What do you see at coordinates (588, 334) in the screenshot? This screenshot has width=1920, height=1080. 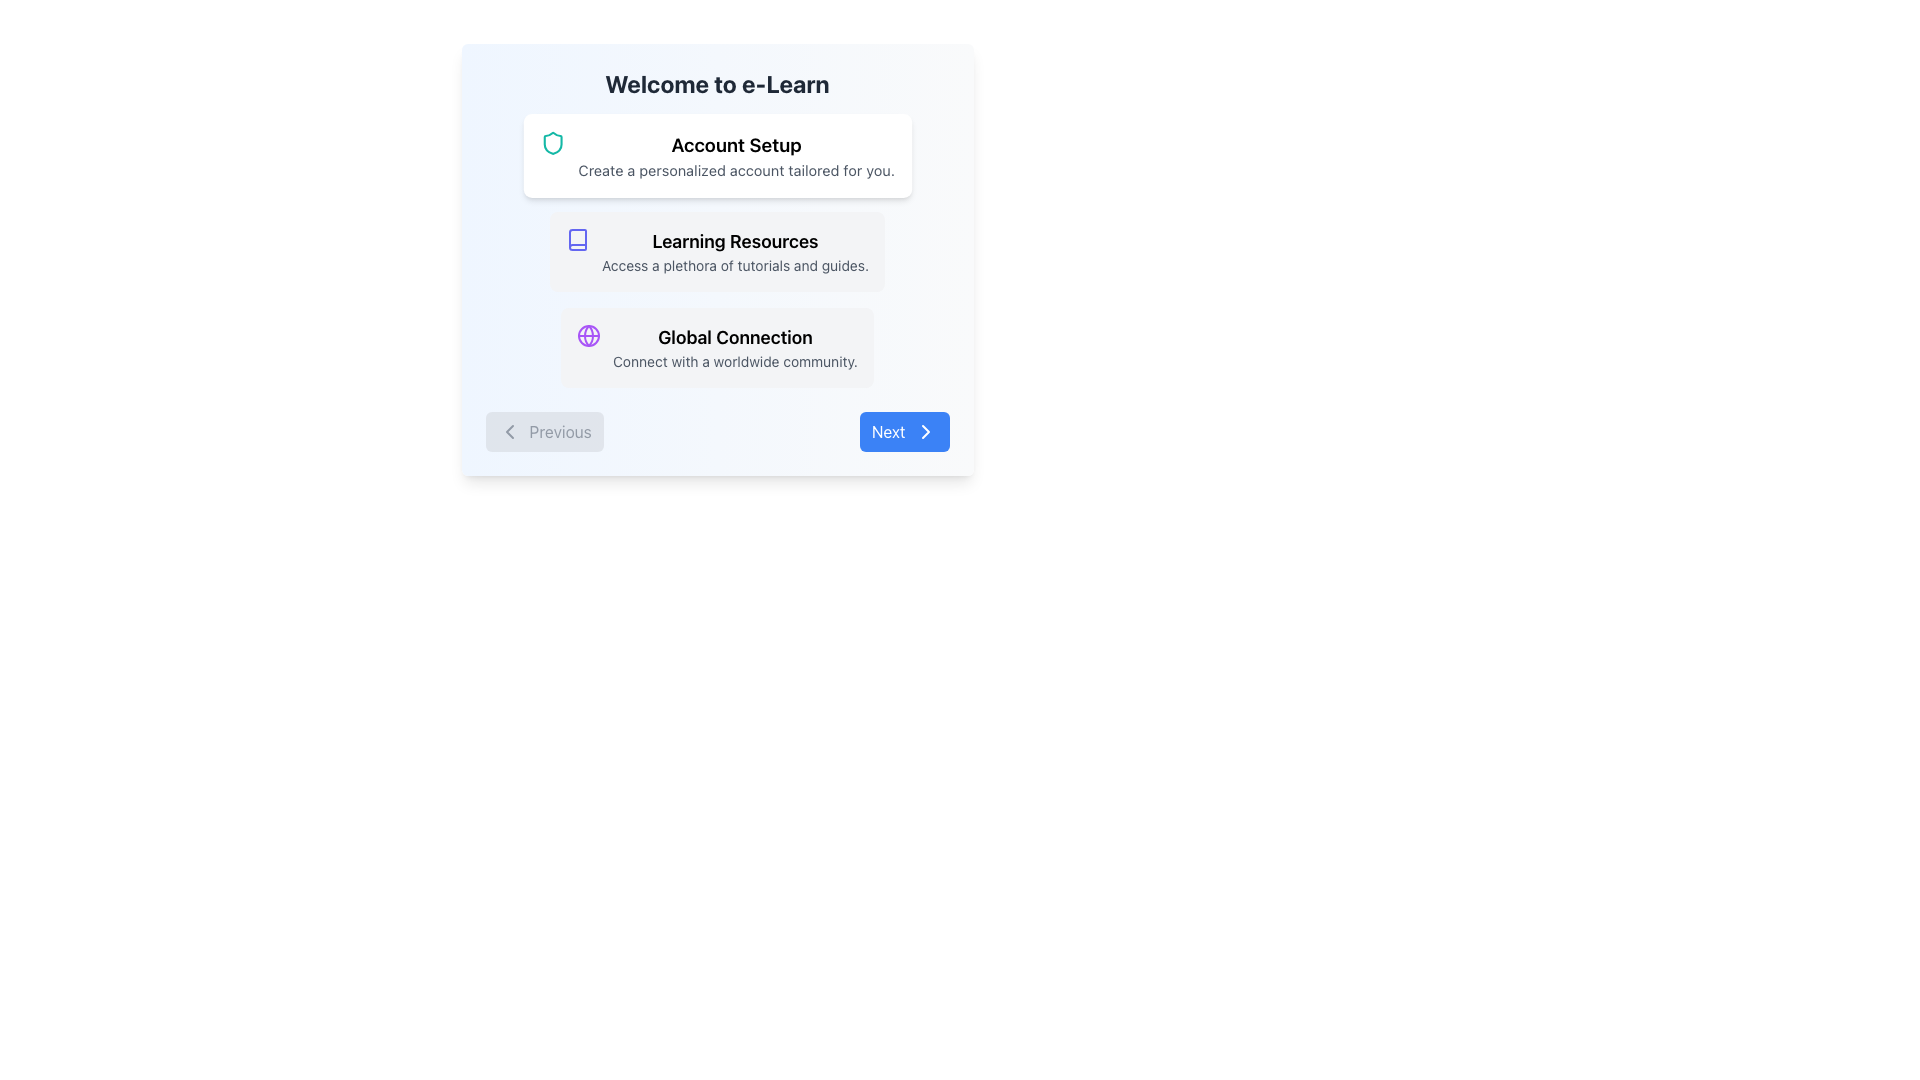 I see `the main circular boundary of the globe icon located to the left of the 'Global Connection' label` at bounding box center [588, 334].